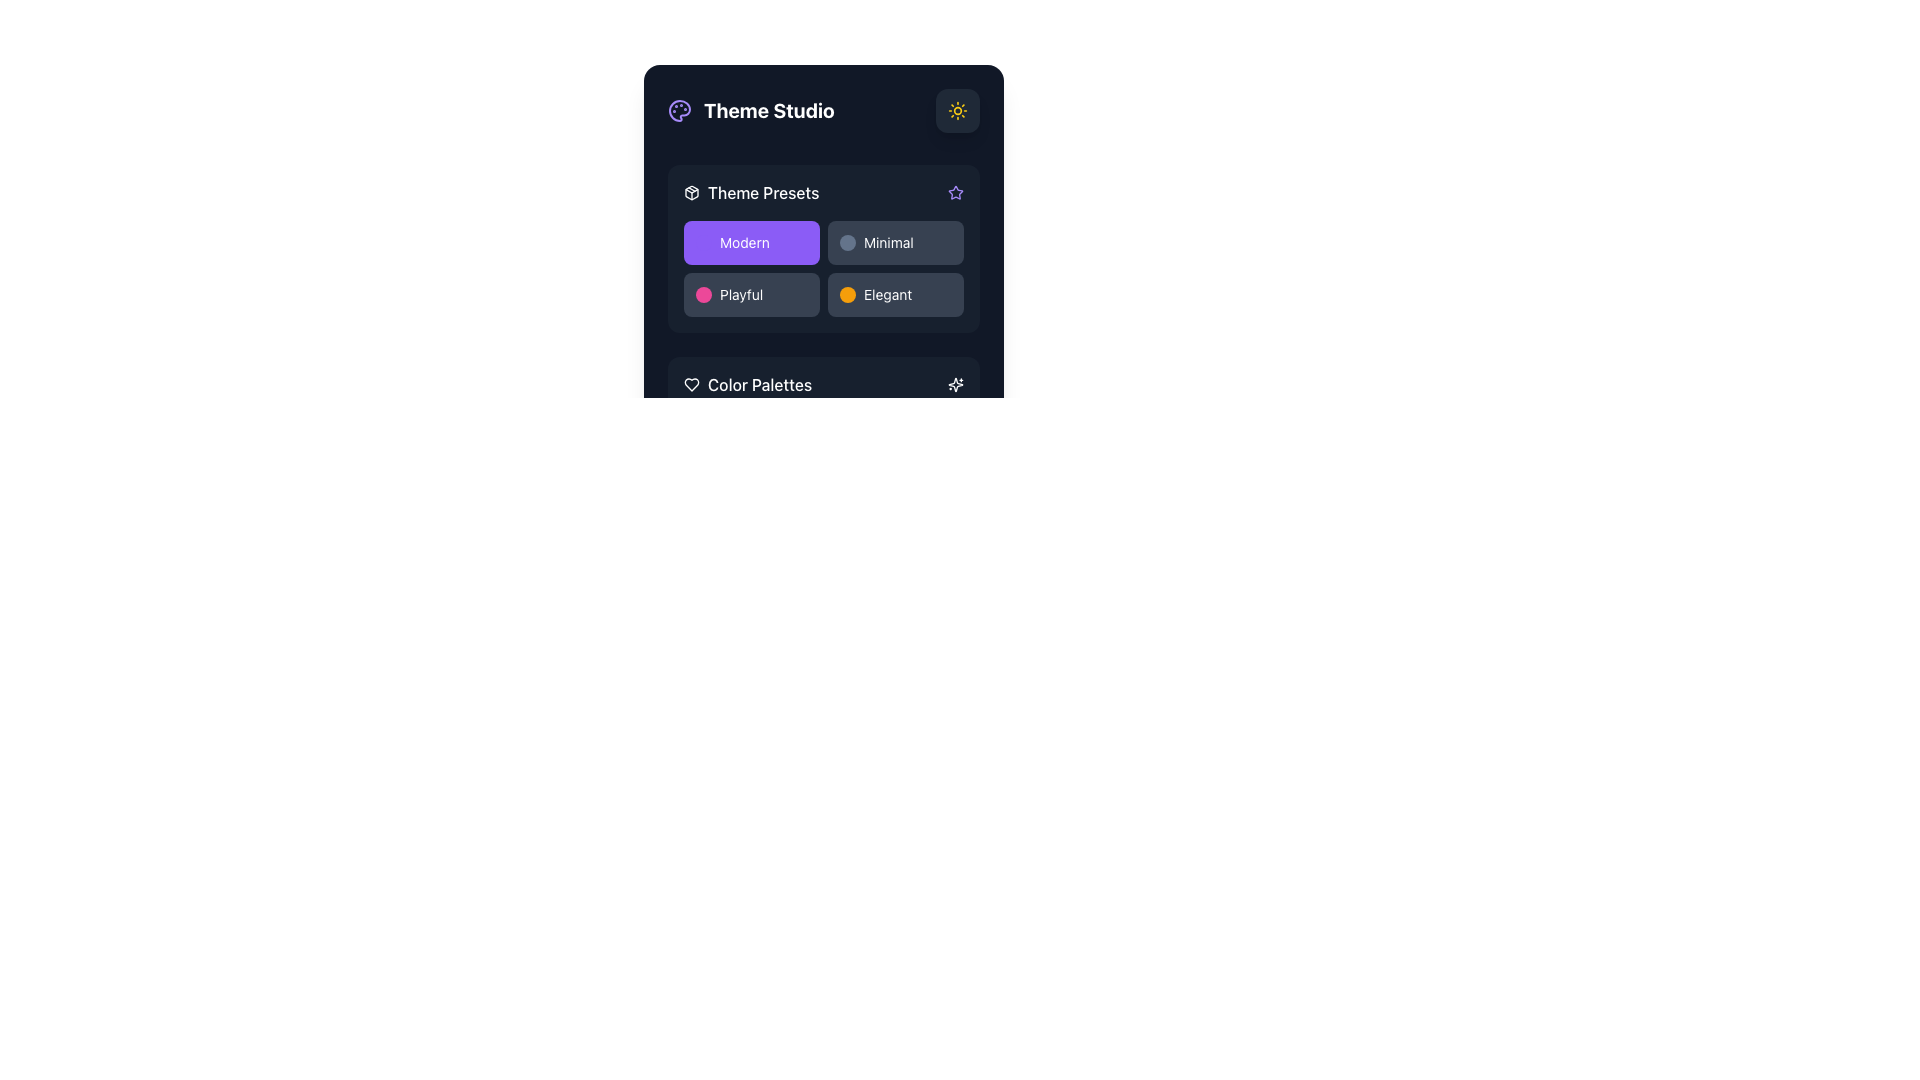 This screenshot has height=1080, width=1920. What do you see at coordinates (747, 385) in the screenshot?
I see `the 'Color Palettes' text element with a heart icon, which is part of the Theme Studio section and is the first item in its vertical layout` at bounding box center [747, 385].